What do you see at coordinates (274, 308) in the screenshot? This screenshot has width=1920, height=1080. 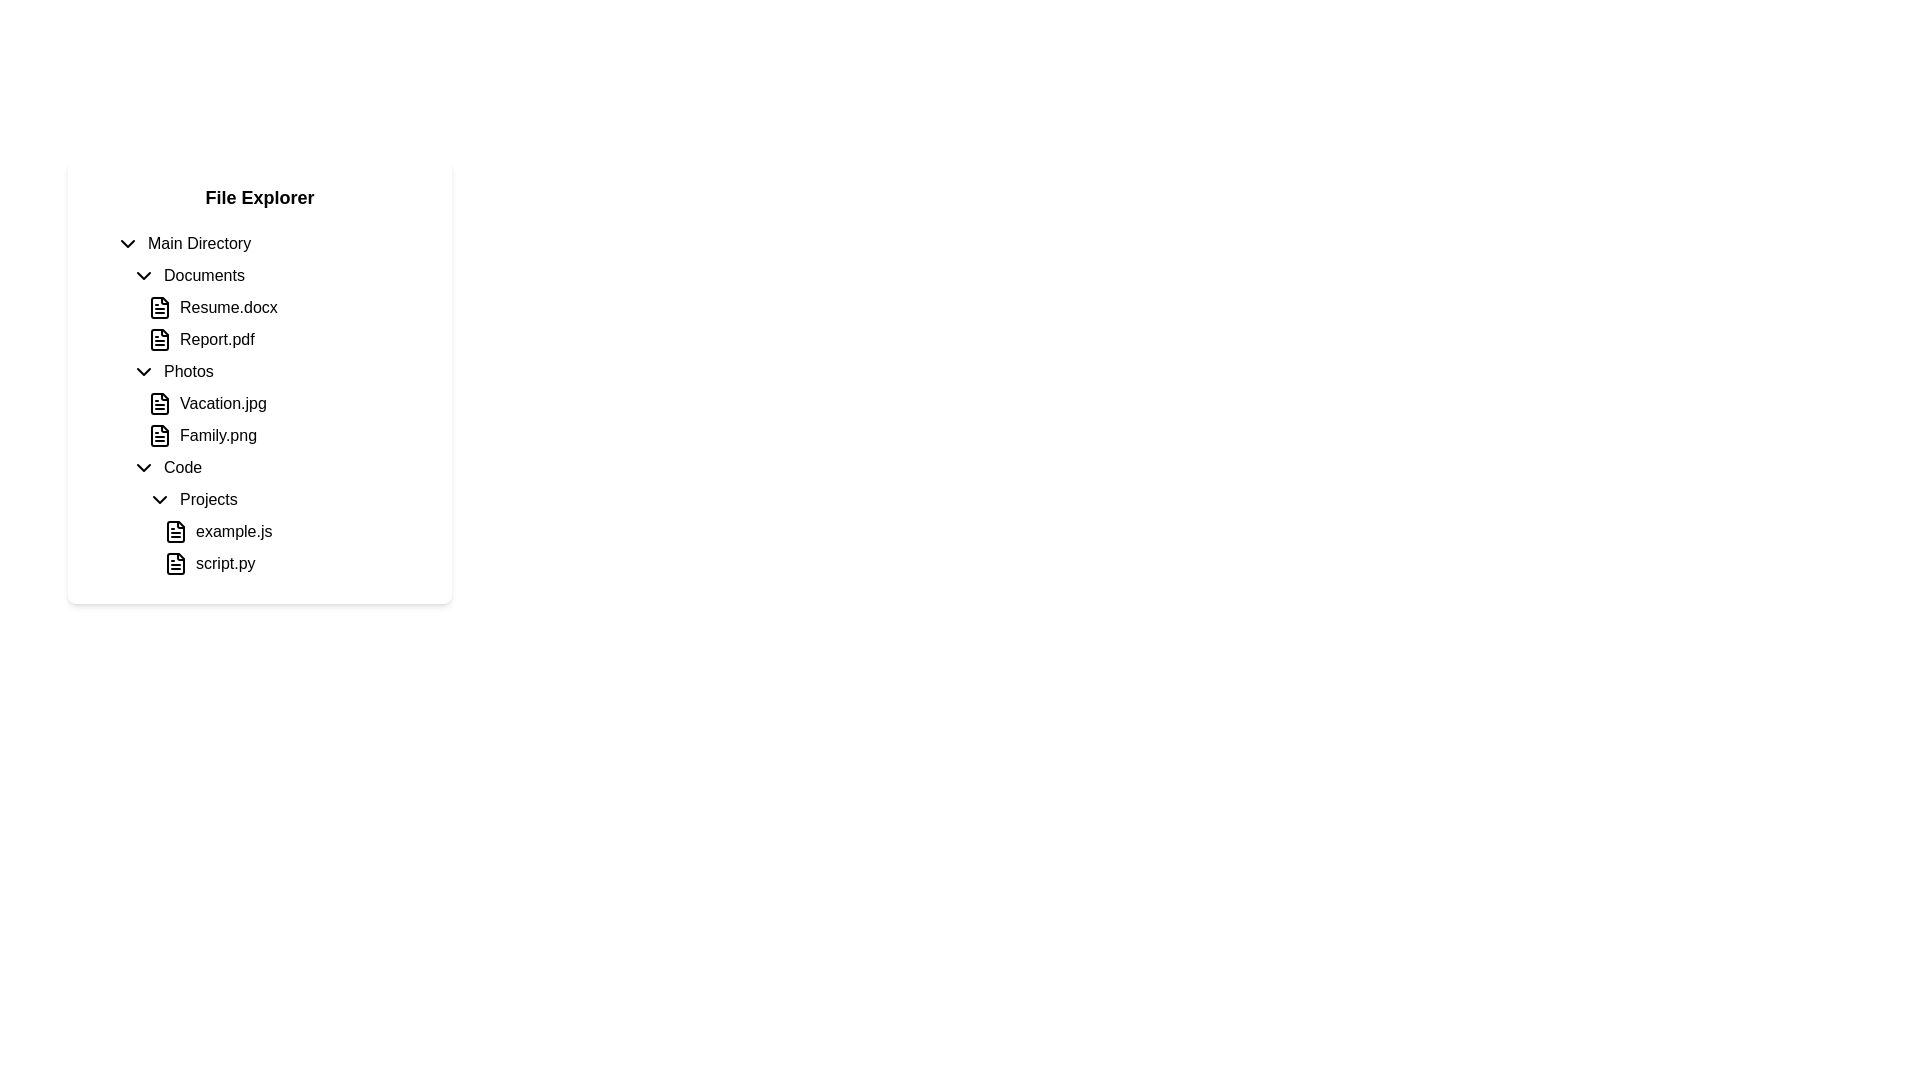 I see `on the file label for 'Resume.docx' located under the 'Documents' folder` at bounding box center [274, 308].